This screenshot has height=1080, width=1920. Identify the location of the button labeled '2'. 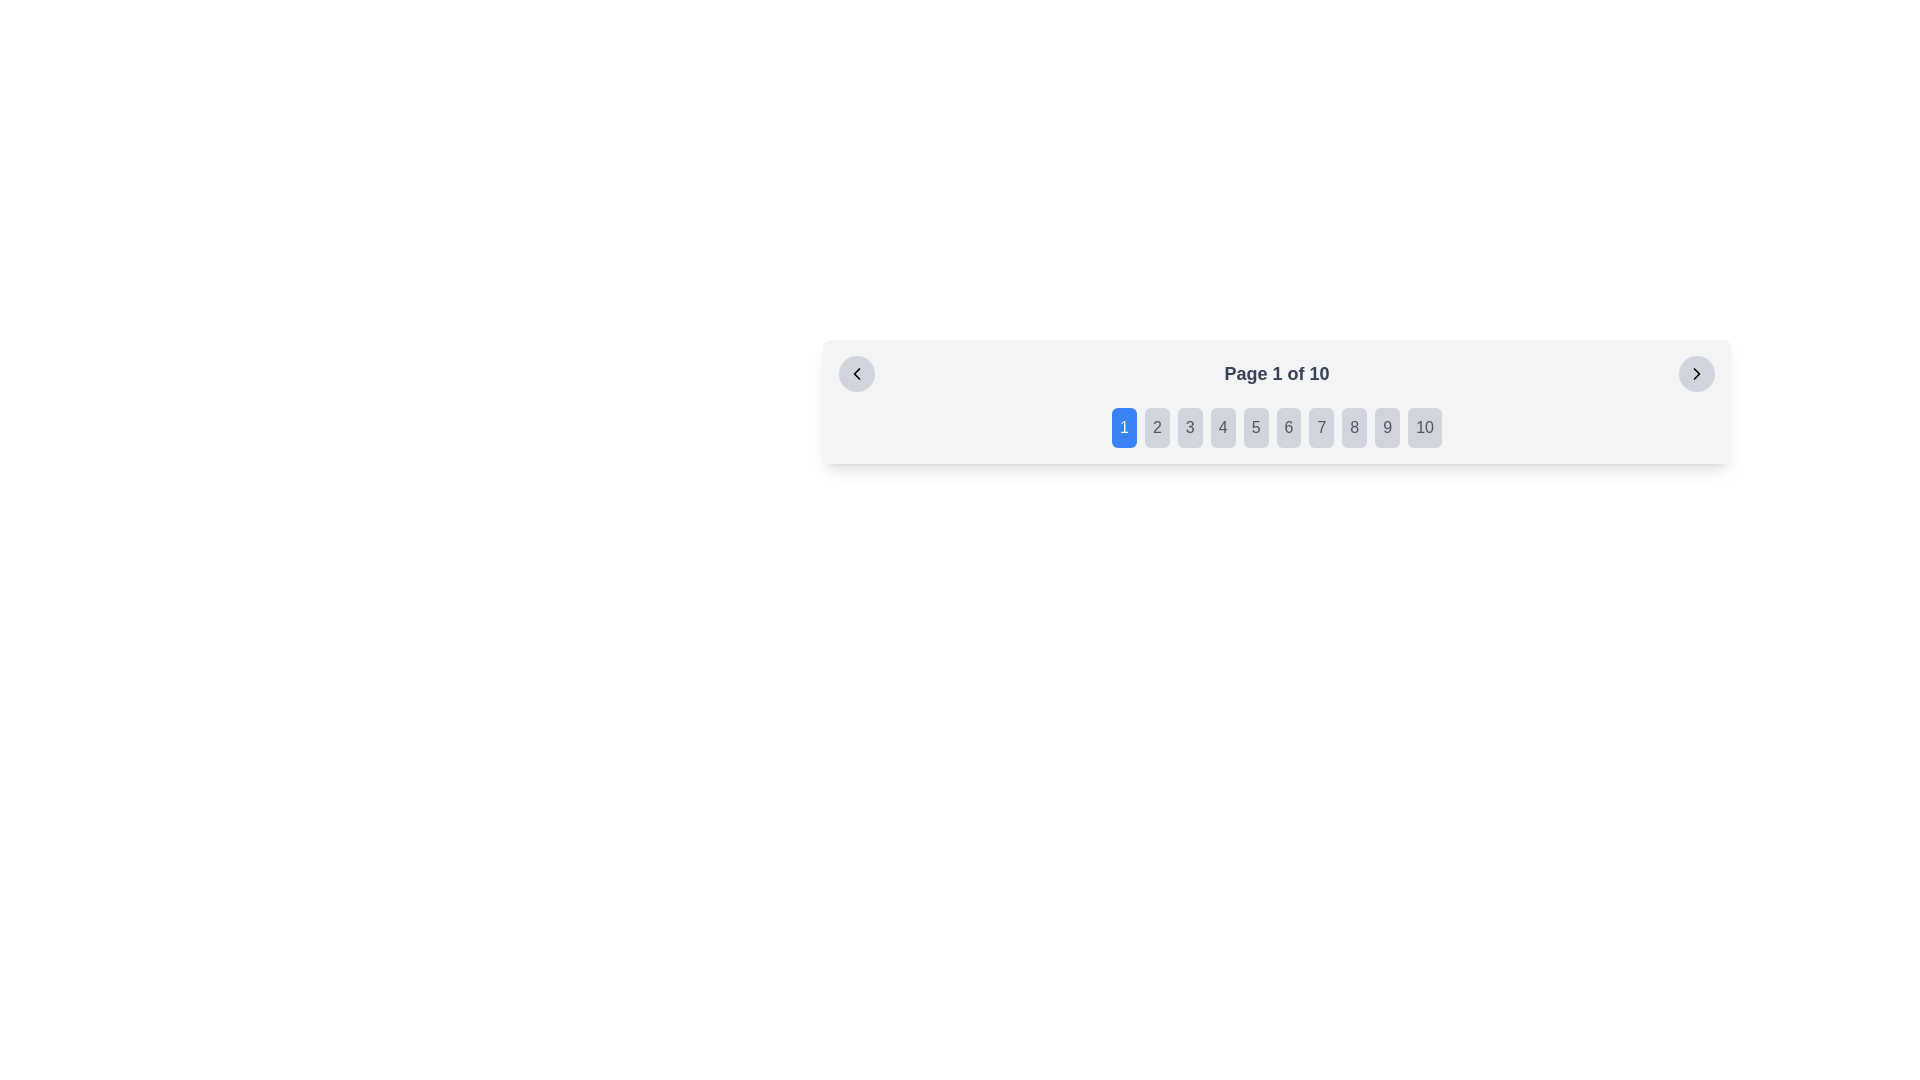
(1157, 427).